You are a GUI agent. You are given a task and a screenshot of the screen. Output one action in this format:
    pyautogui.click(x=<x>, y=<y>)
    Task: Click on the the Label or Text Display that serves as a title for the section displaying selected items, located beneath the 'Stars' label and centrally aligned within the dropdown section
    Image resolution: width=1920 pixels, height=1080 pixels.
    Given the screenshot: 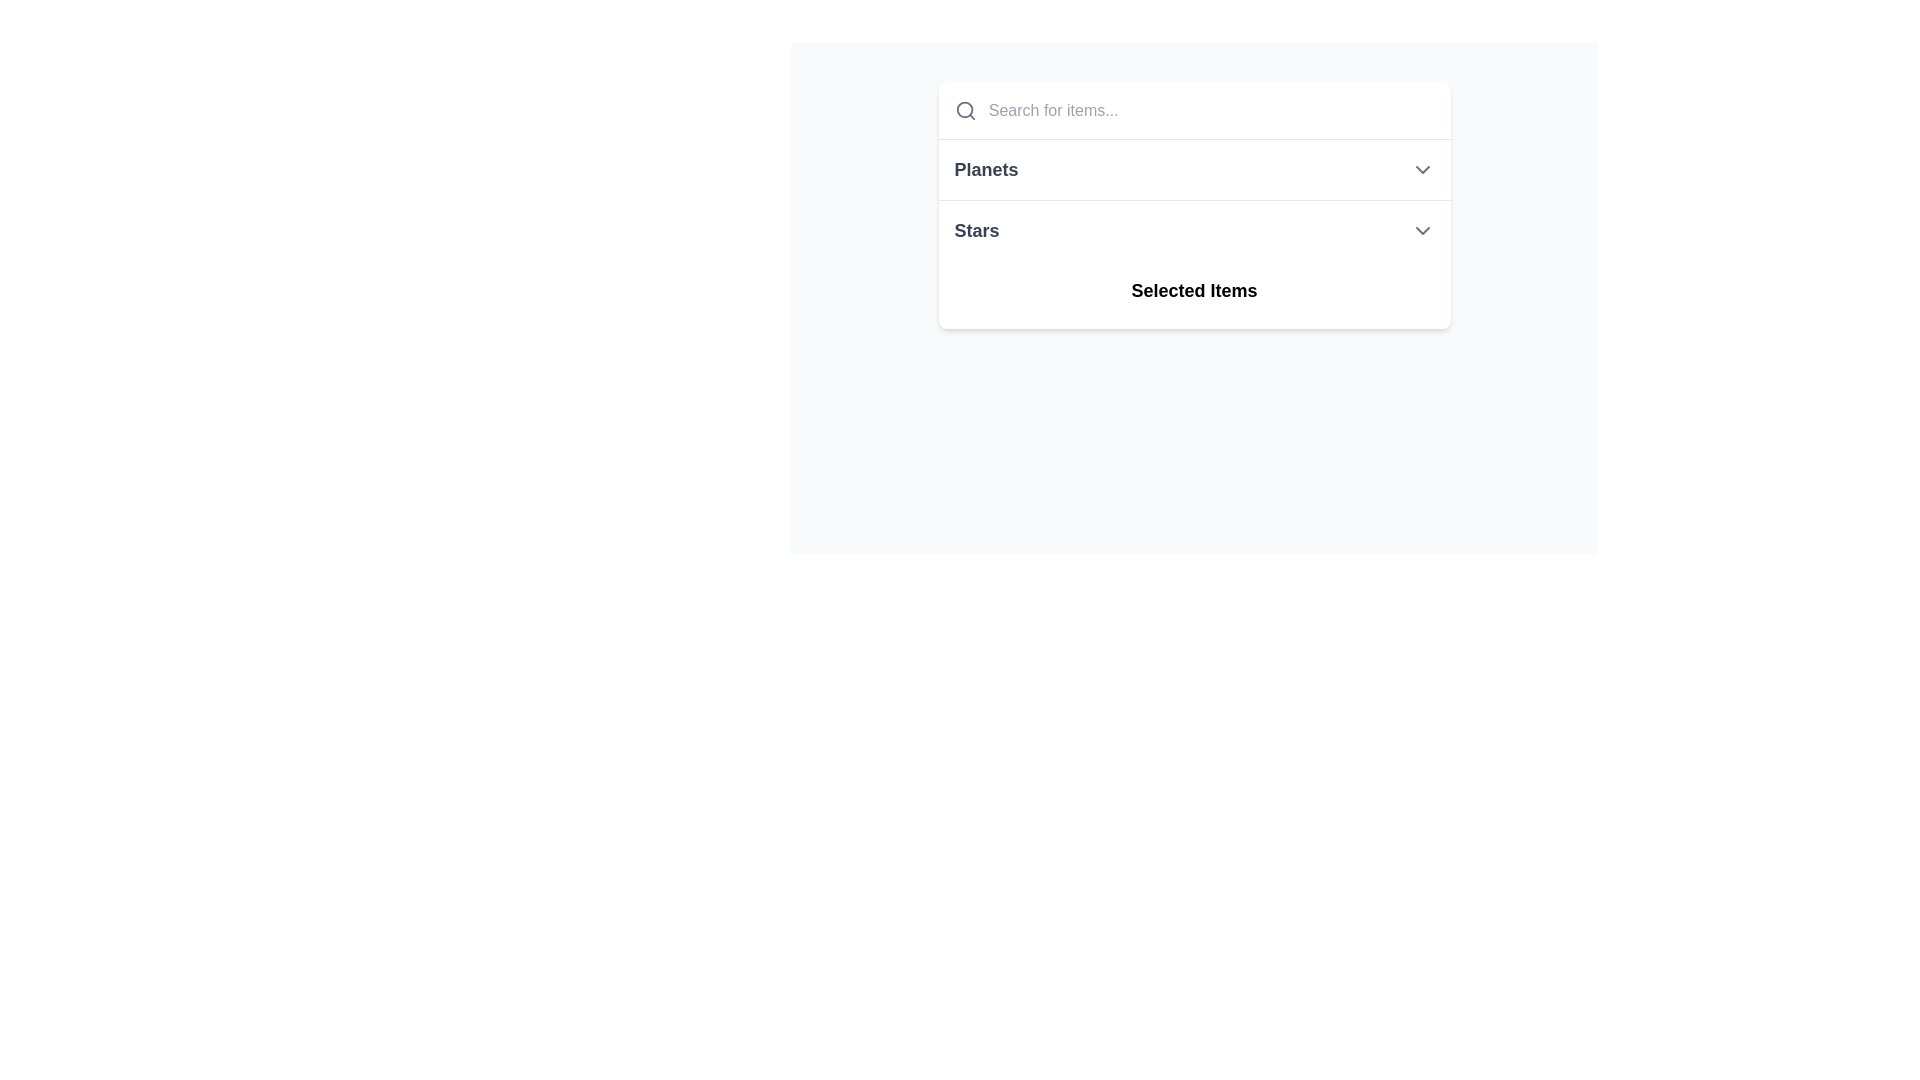 What is the action you would take?
    pyautogui.click(x=1194, y=290)
    